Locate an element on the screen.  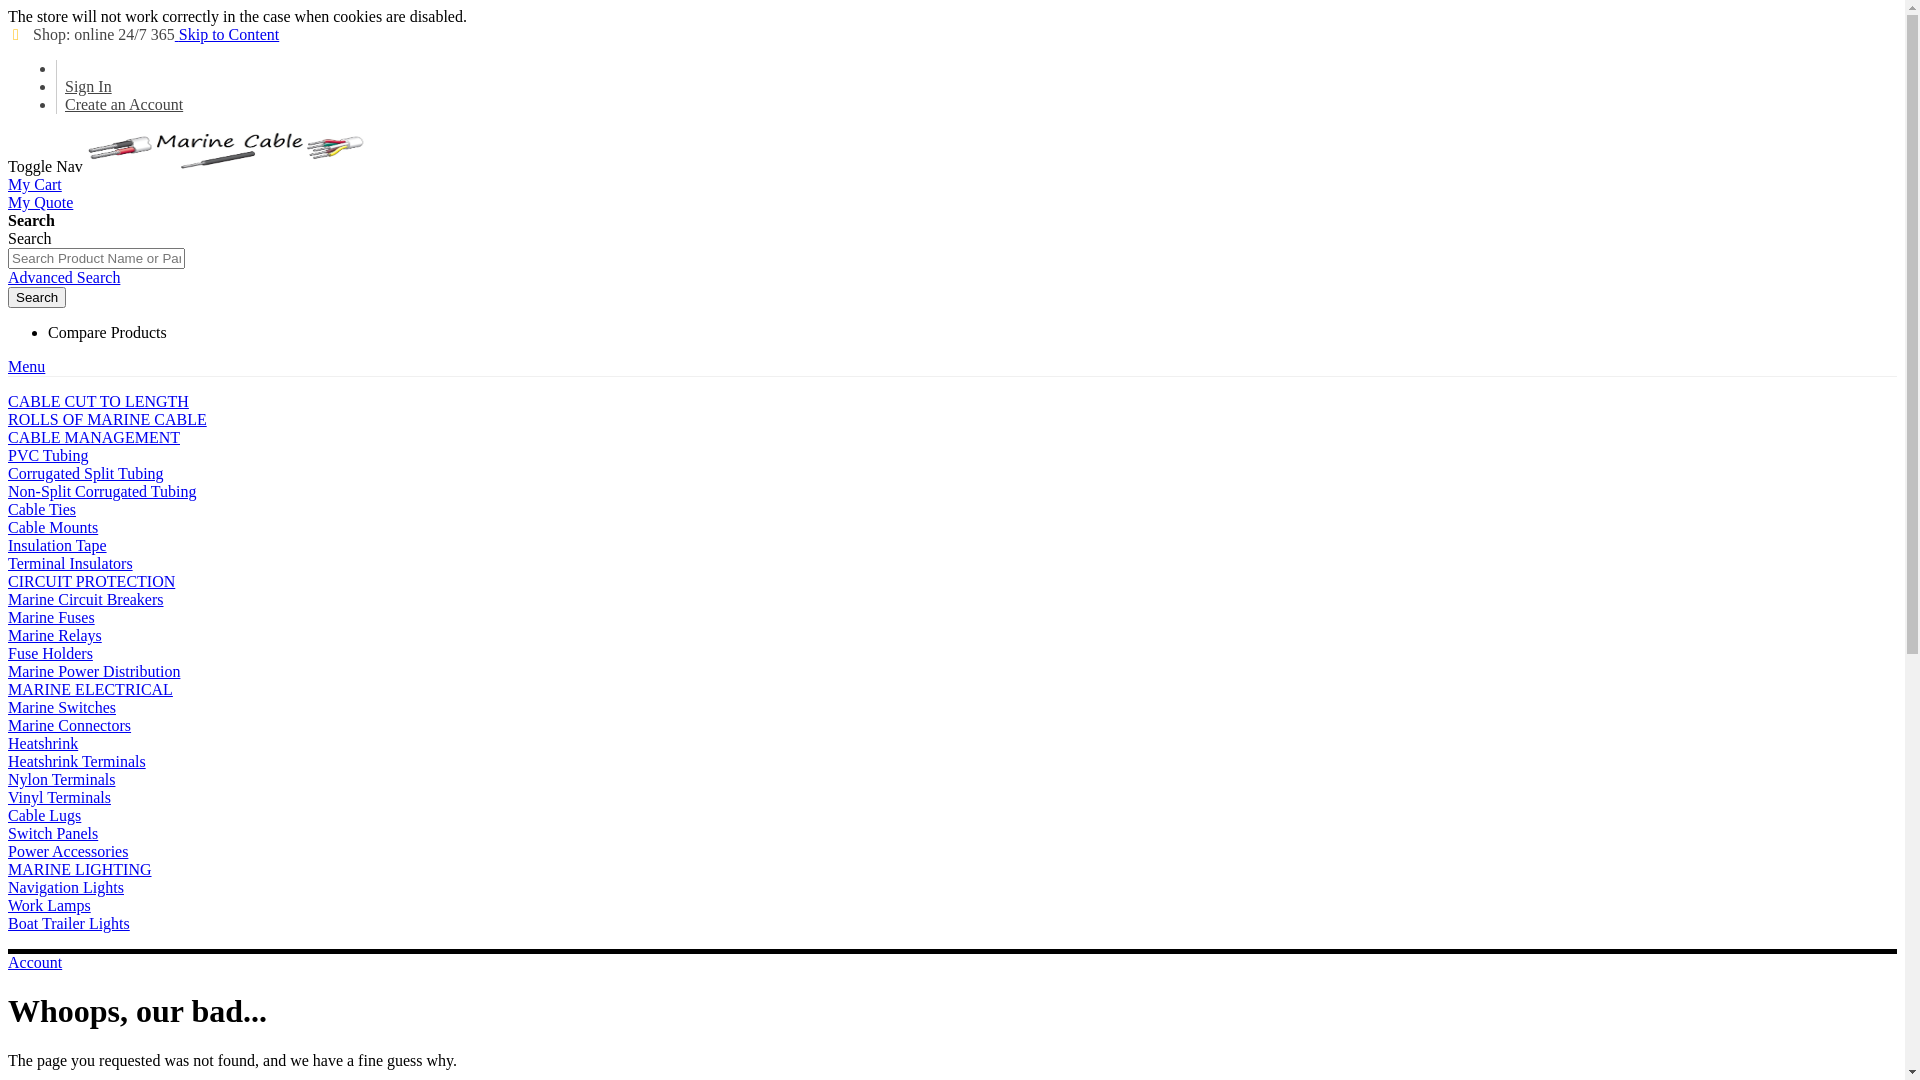
'Marine Cable Supplied Worldwide' is located at coordinates (226, 149).